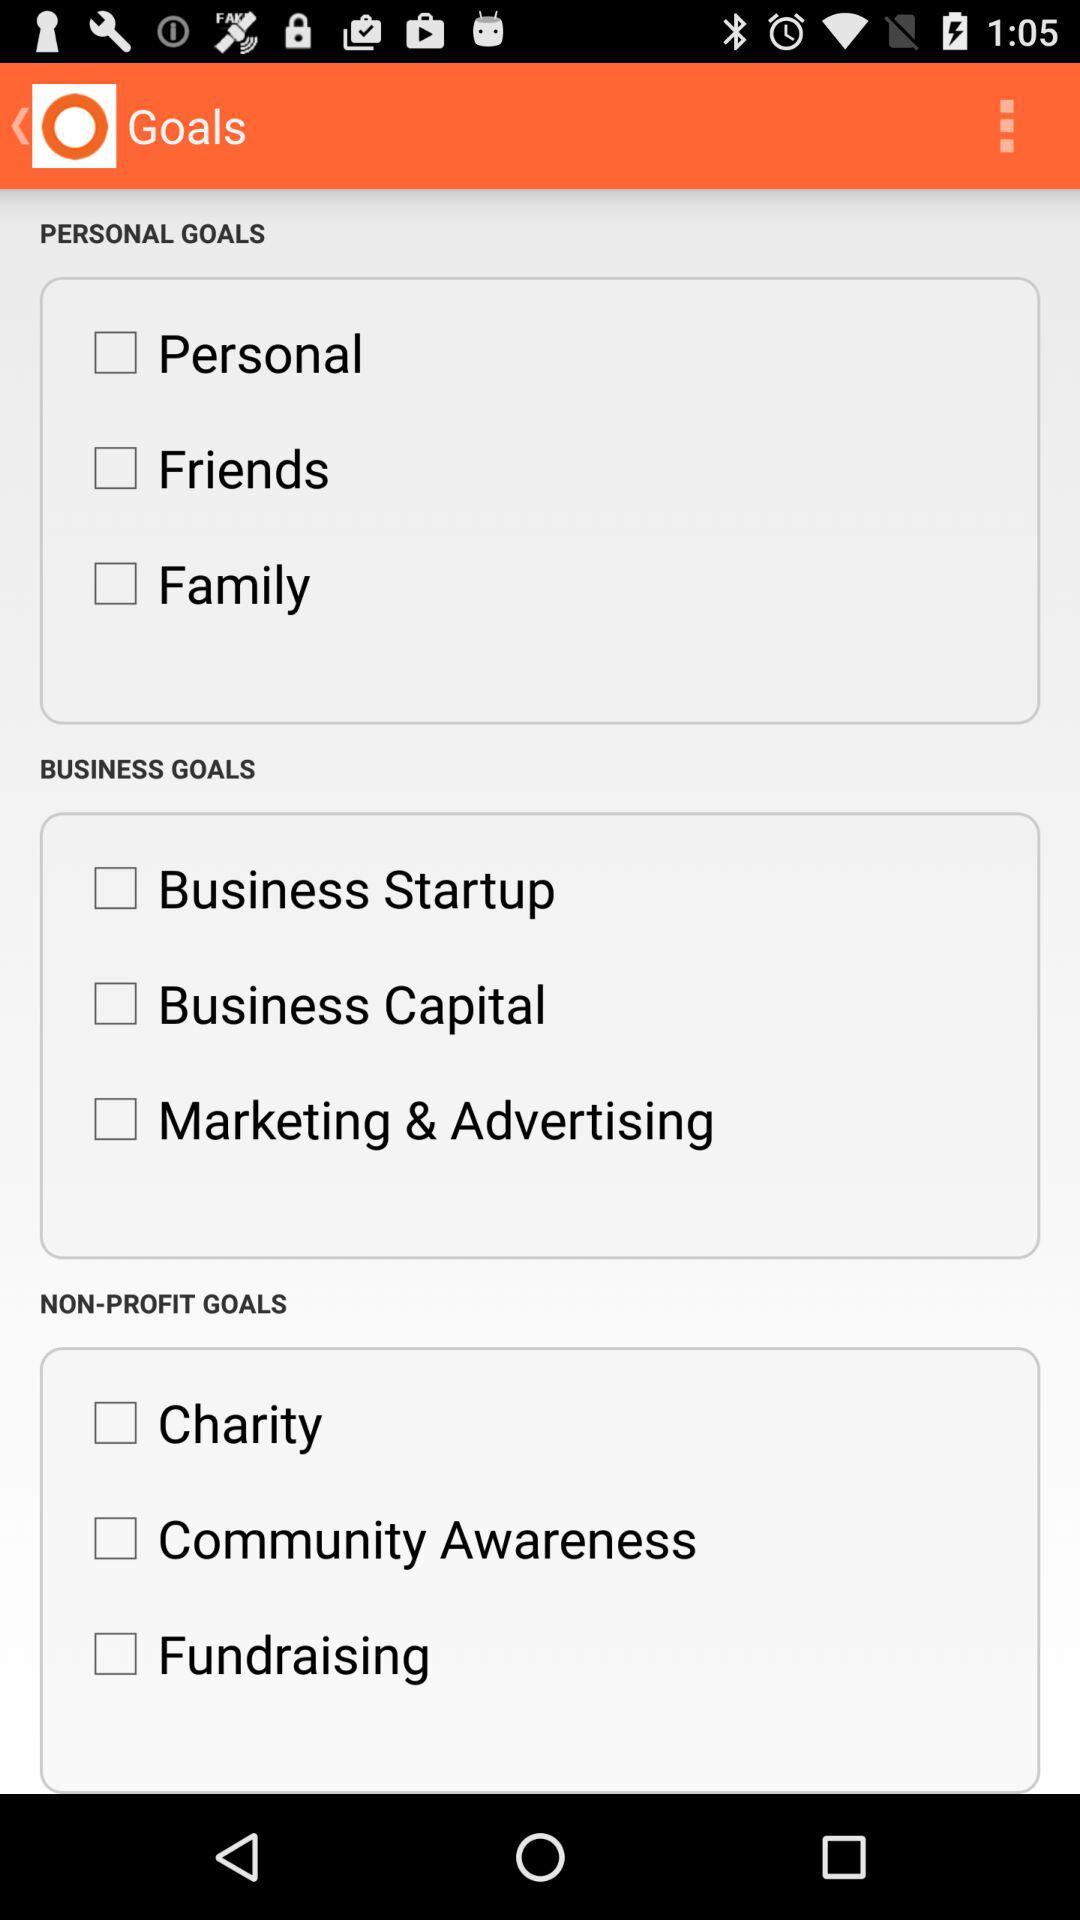  I want to click on the icon below the community awareness item, so click(250, 1653).